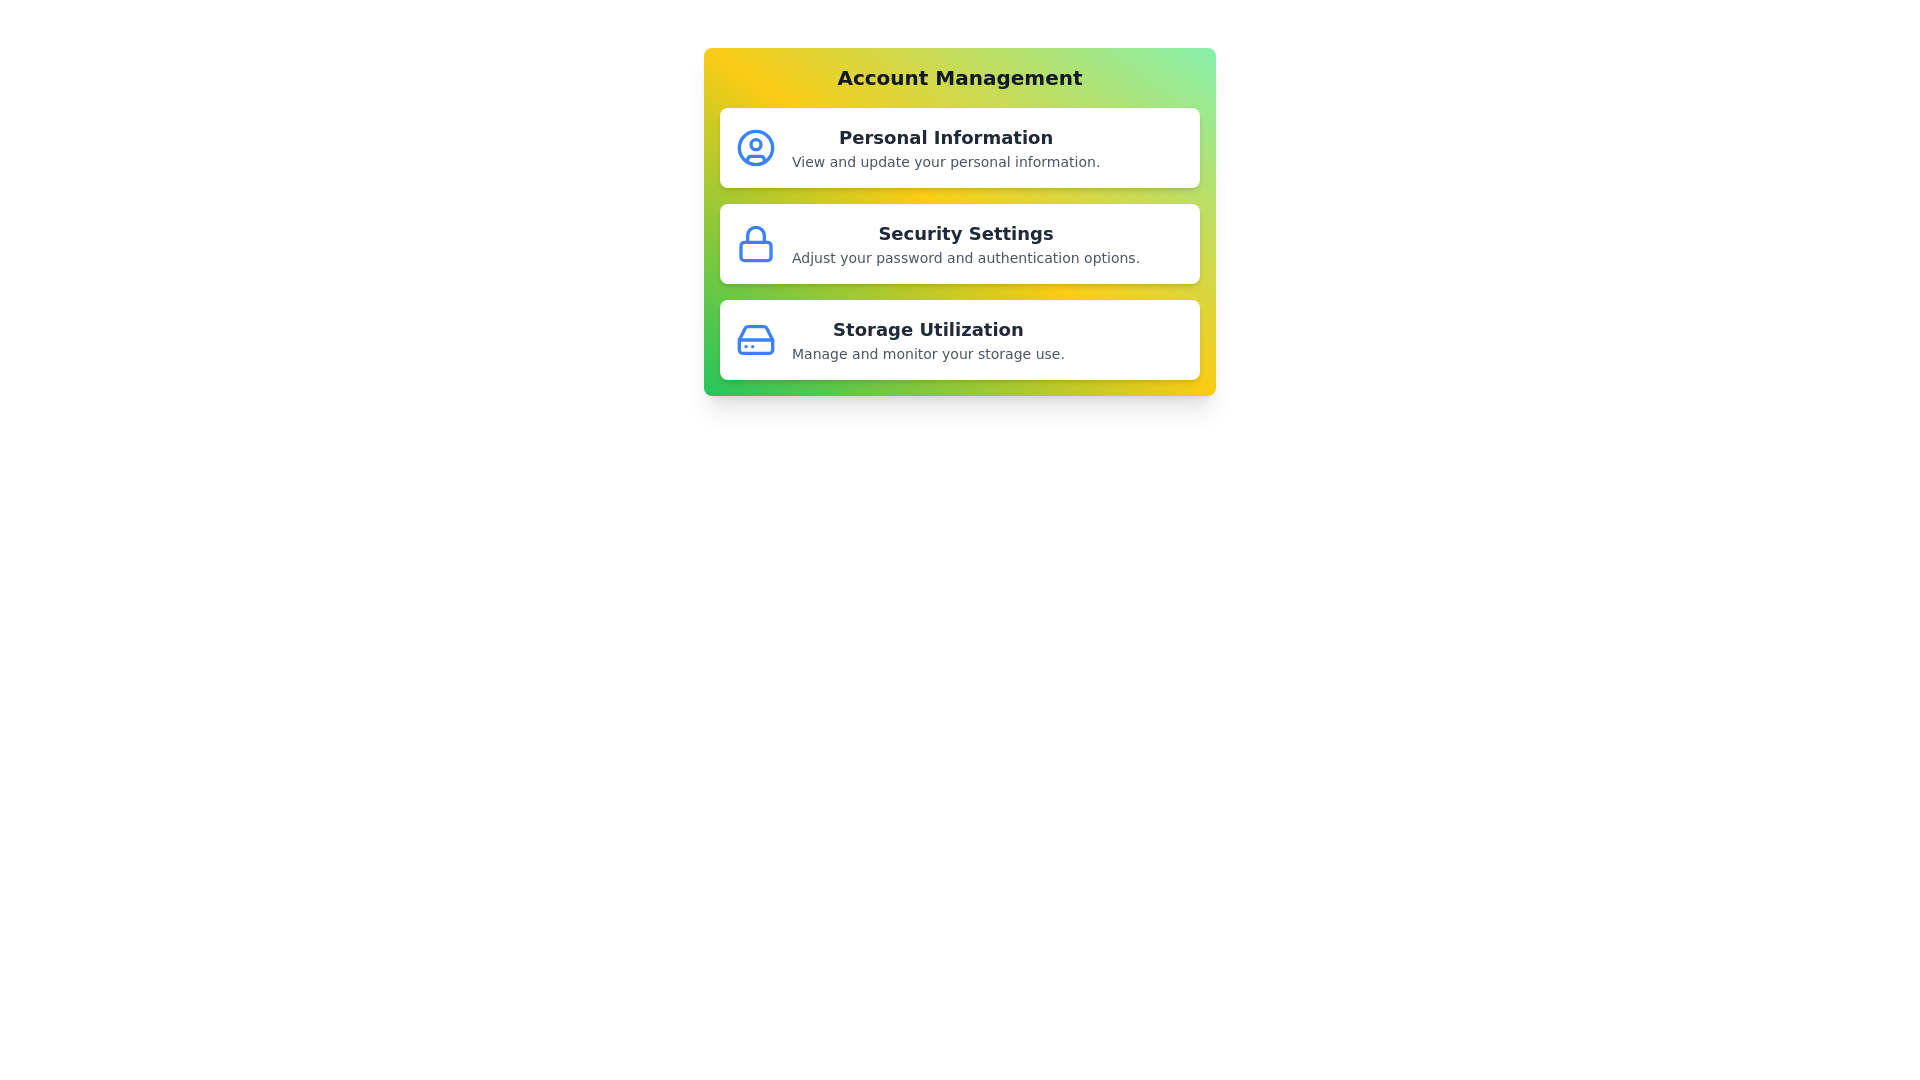  What do you see at coordinates (960, 146) in the screenshot?
I see `the profile option labeled 'Personal Information' to view its hover effects` at bounding box center [960, 146].